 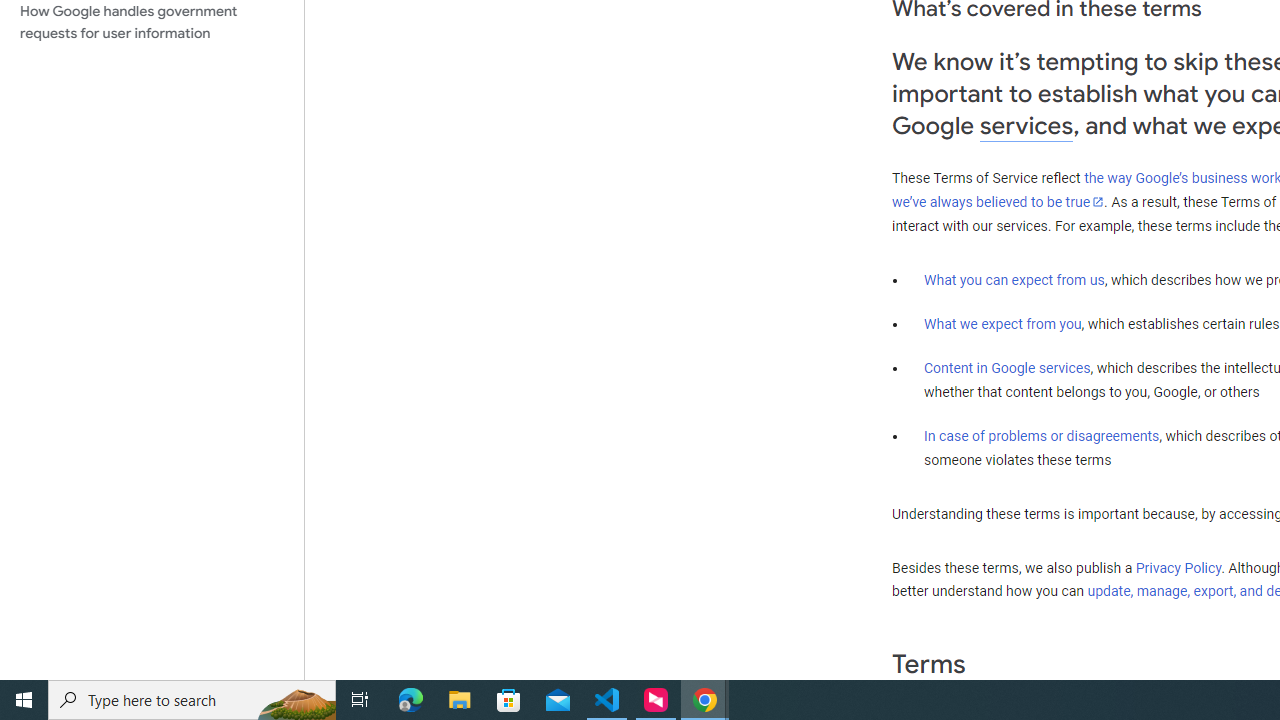 I want to click on 'In case of problems or disagreements', so click(x=1040, y=434).